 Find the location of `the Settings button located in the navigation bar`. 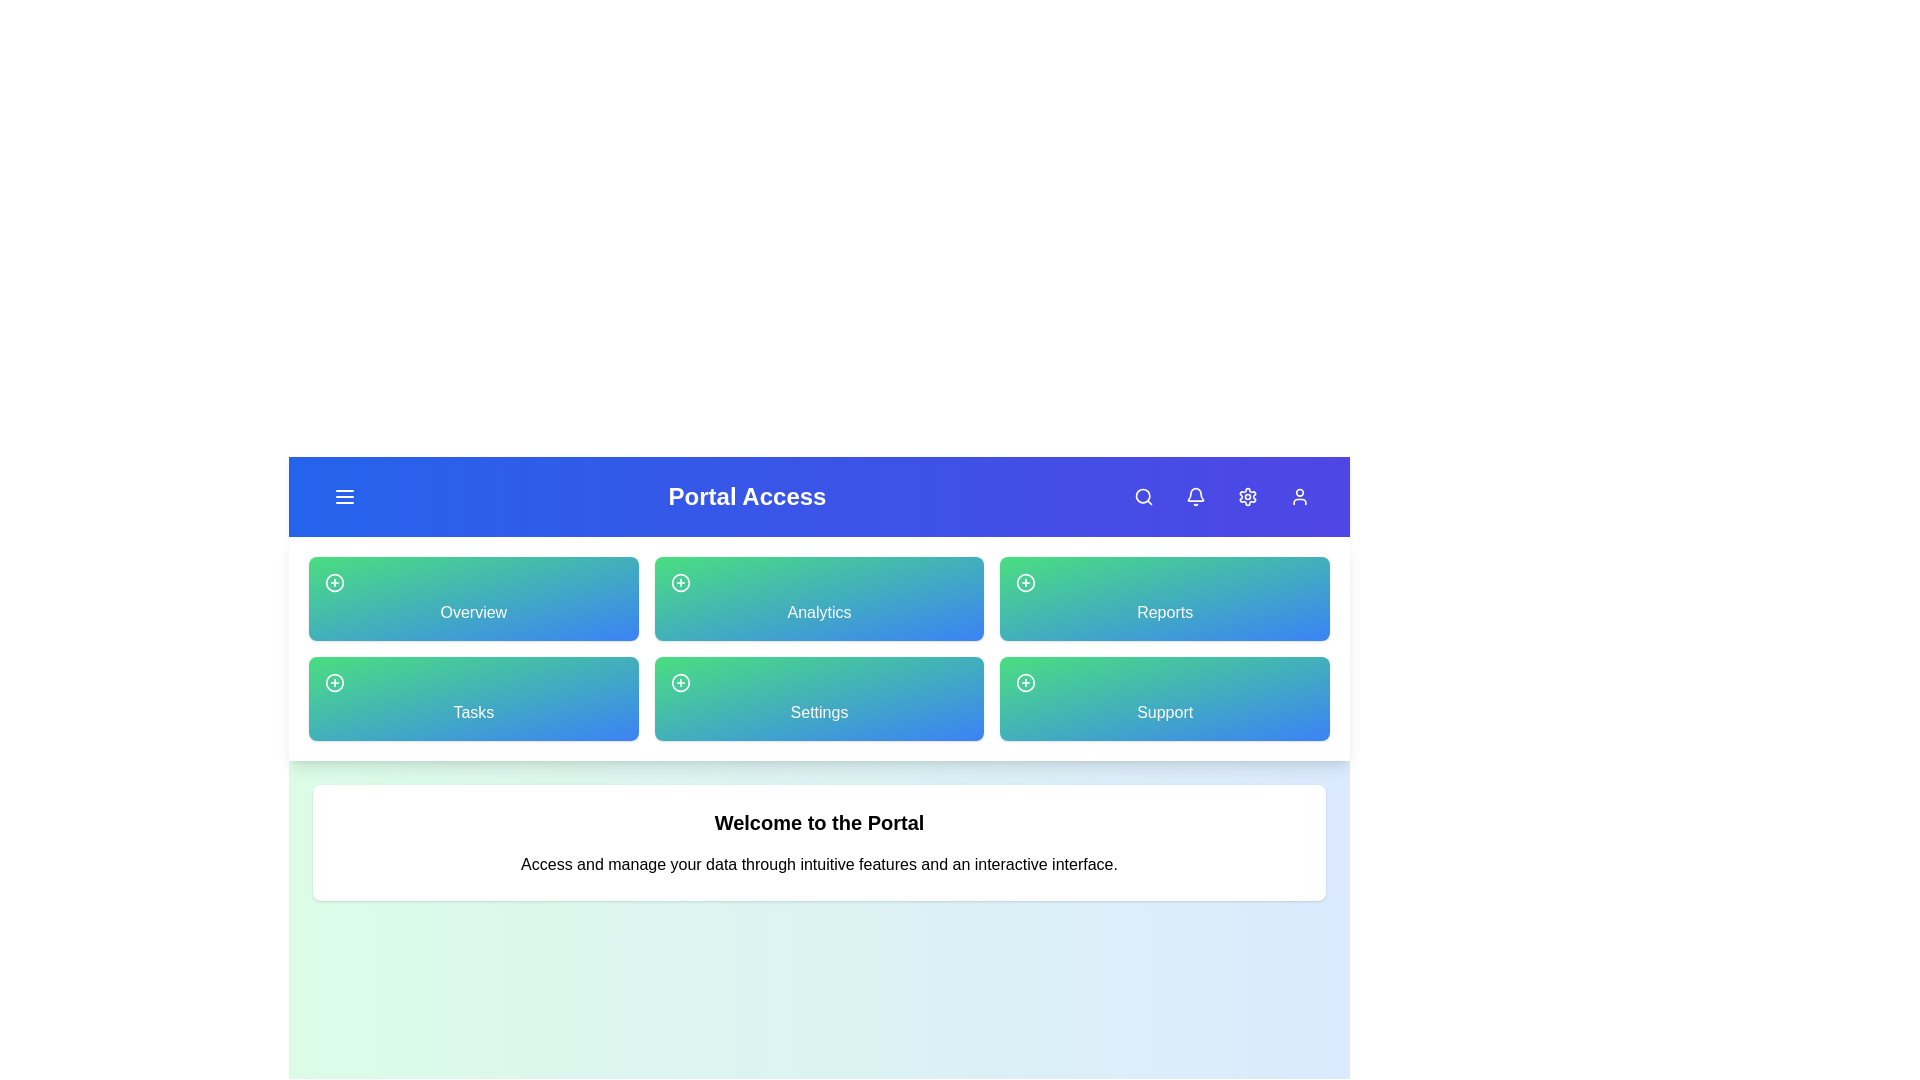

the Settings button located in the navigation bar is located at coordinates (1247, 496).